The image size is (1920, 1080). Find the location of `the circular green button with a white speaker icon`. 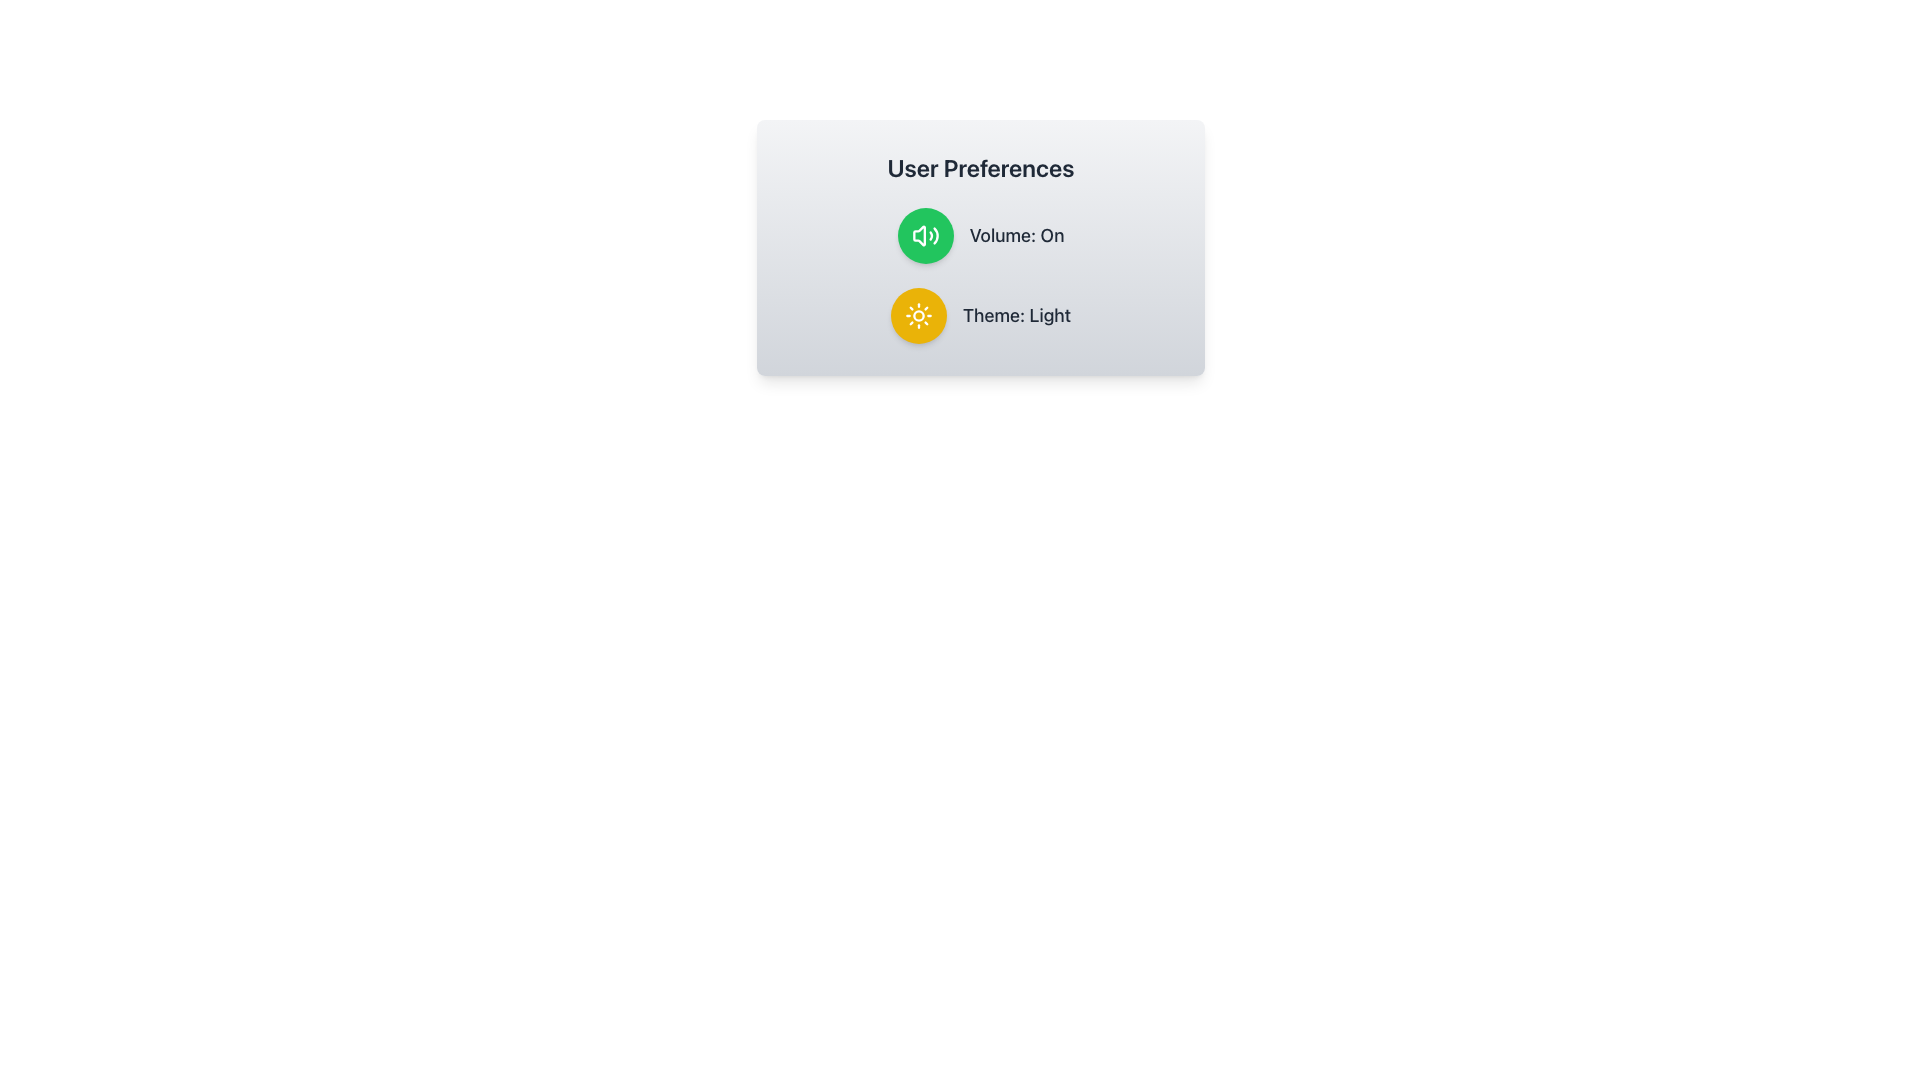

the circular green button with a white speaker icon is located at coordinates (924, 234).